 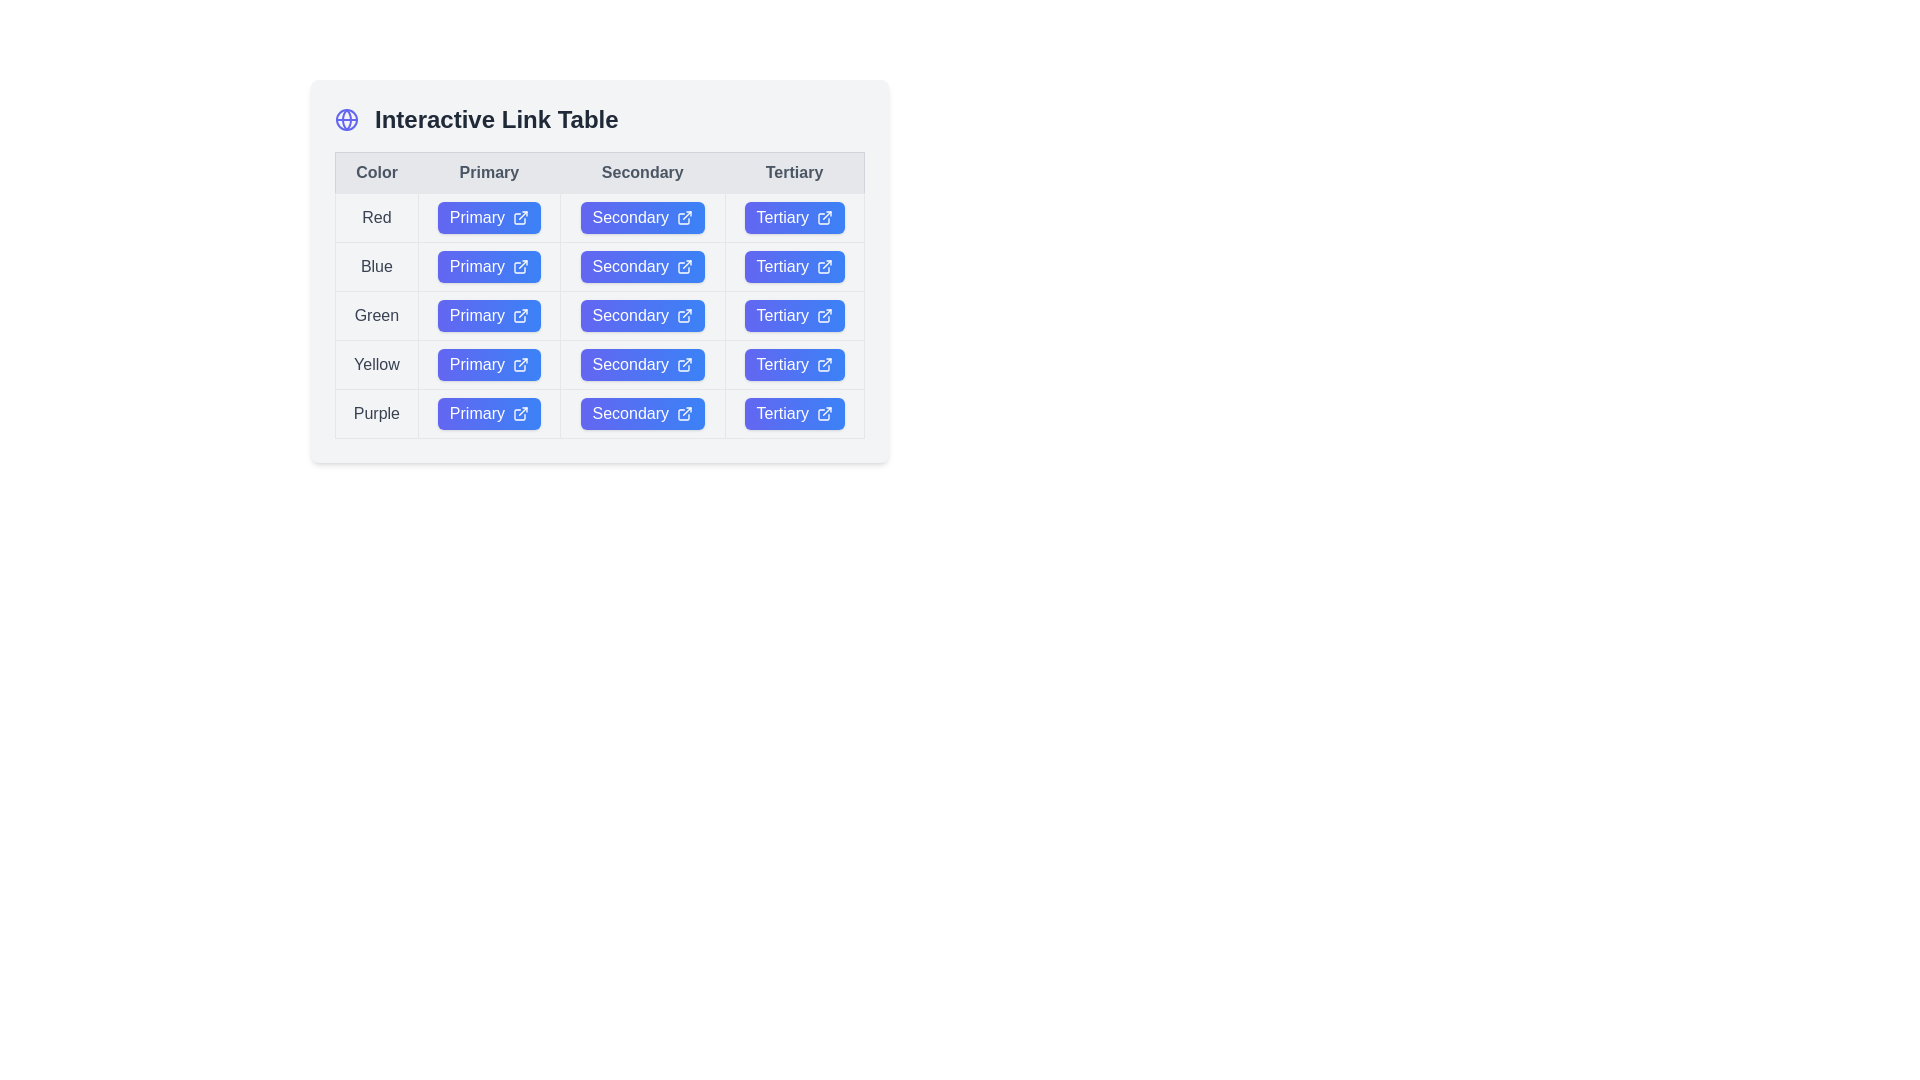 What do you see at coordinates (496, 119) in the screenshot?
I see `the bold text labeled 'Interactive Link Table' which is prominently displayed in gray color and positioned to the right of a globe-like icon within a flexible layout` at bounding box center [496, 119].